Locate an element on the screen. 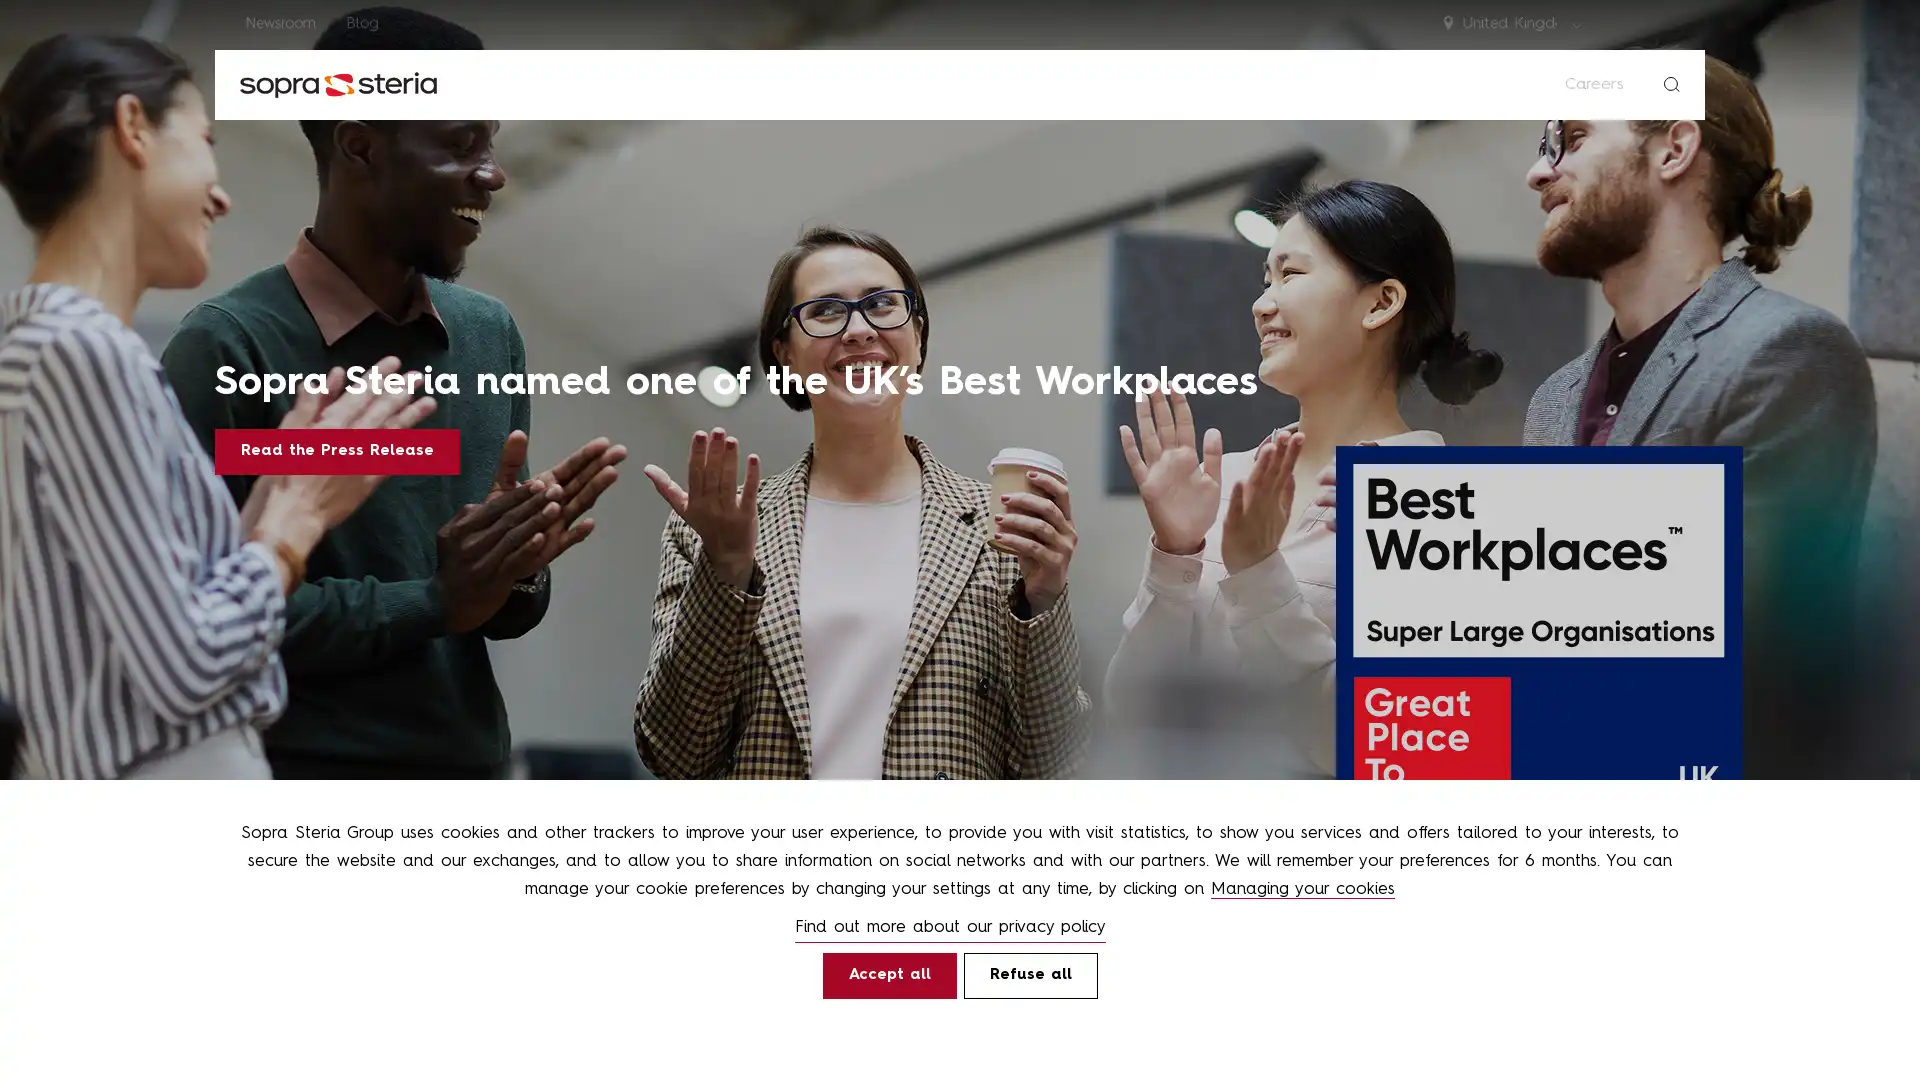  Careers is located at coordinates (1593, 83).